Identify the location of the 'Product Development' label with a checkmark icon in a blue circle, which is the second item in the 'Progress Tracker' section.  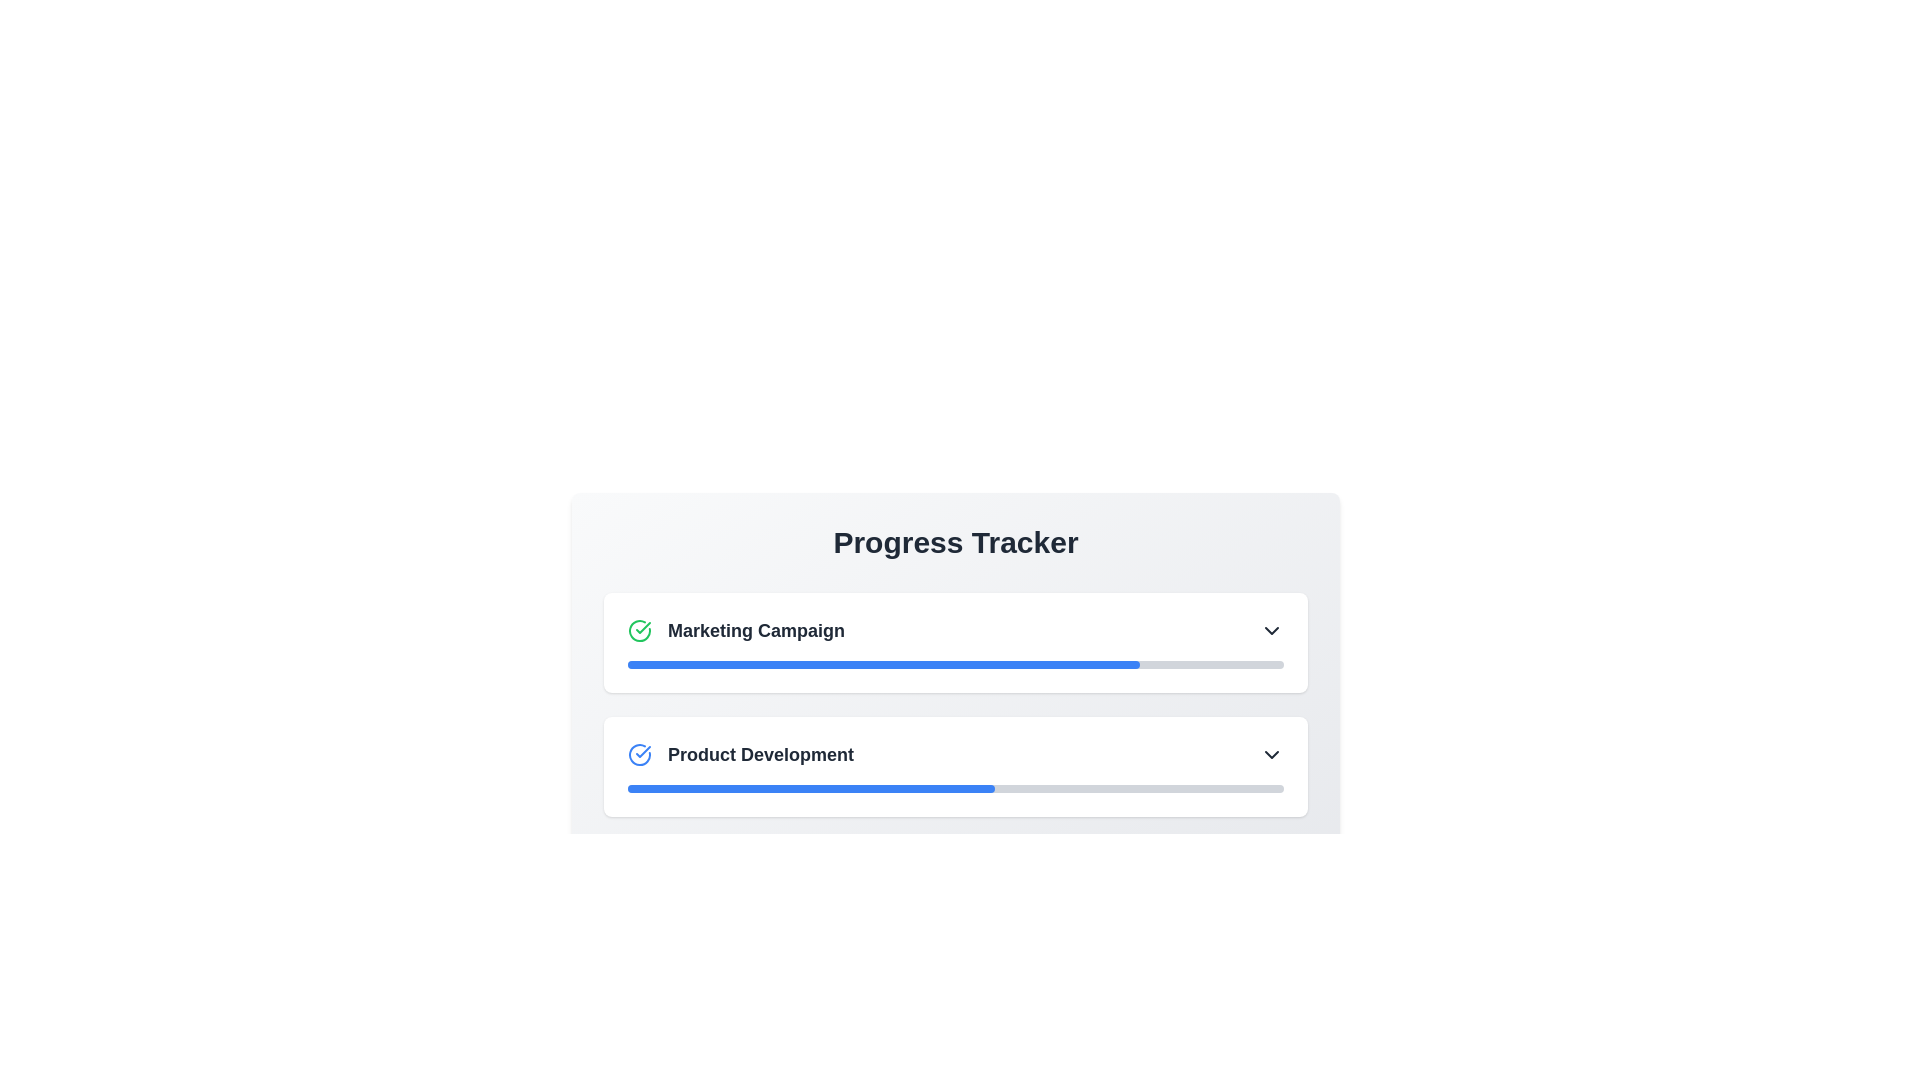
(739, 755).